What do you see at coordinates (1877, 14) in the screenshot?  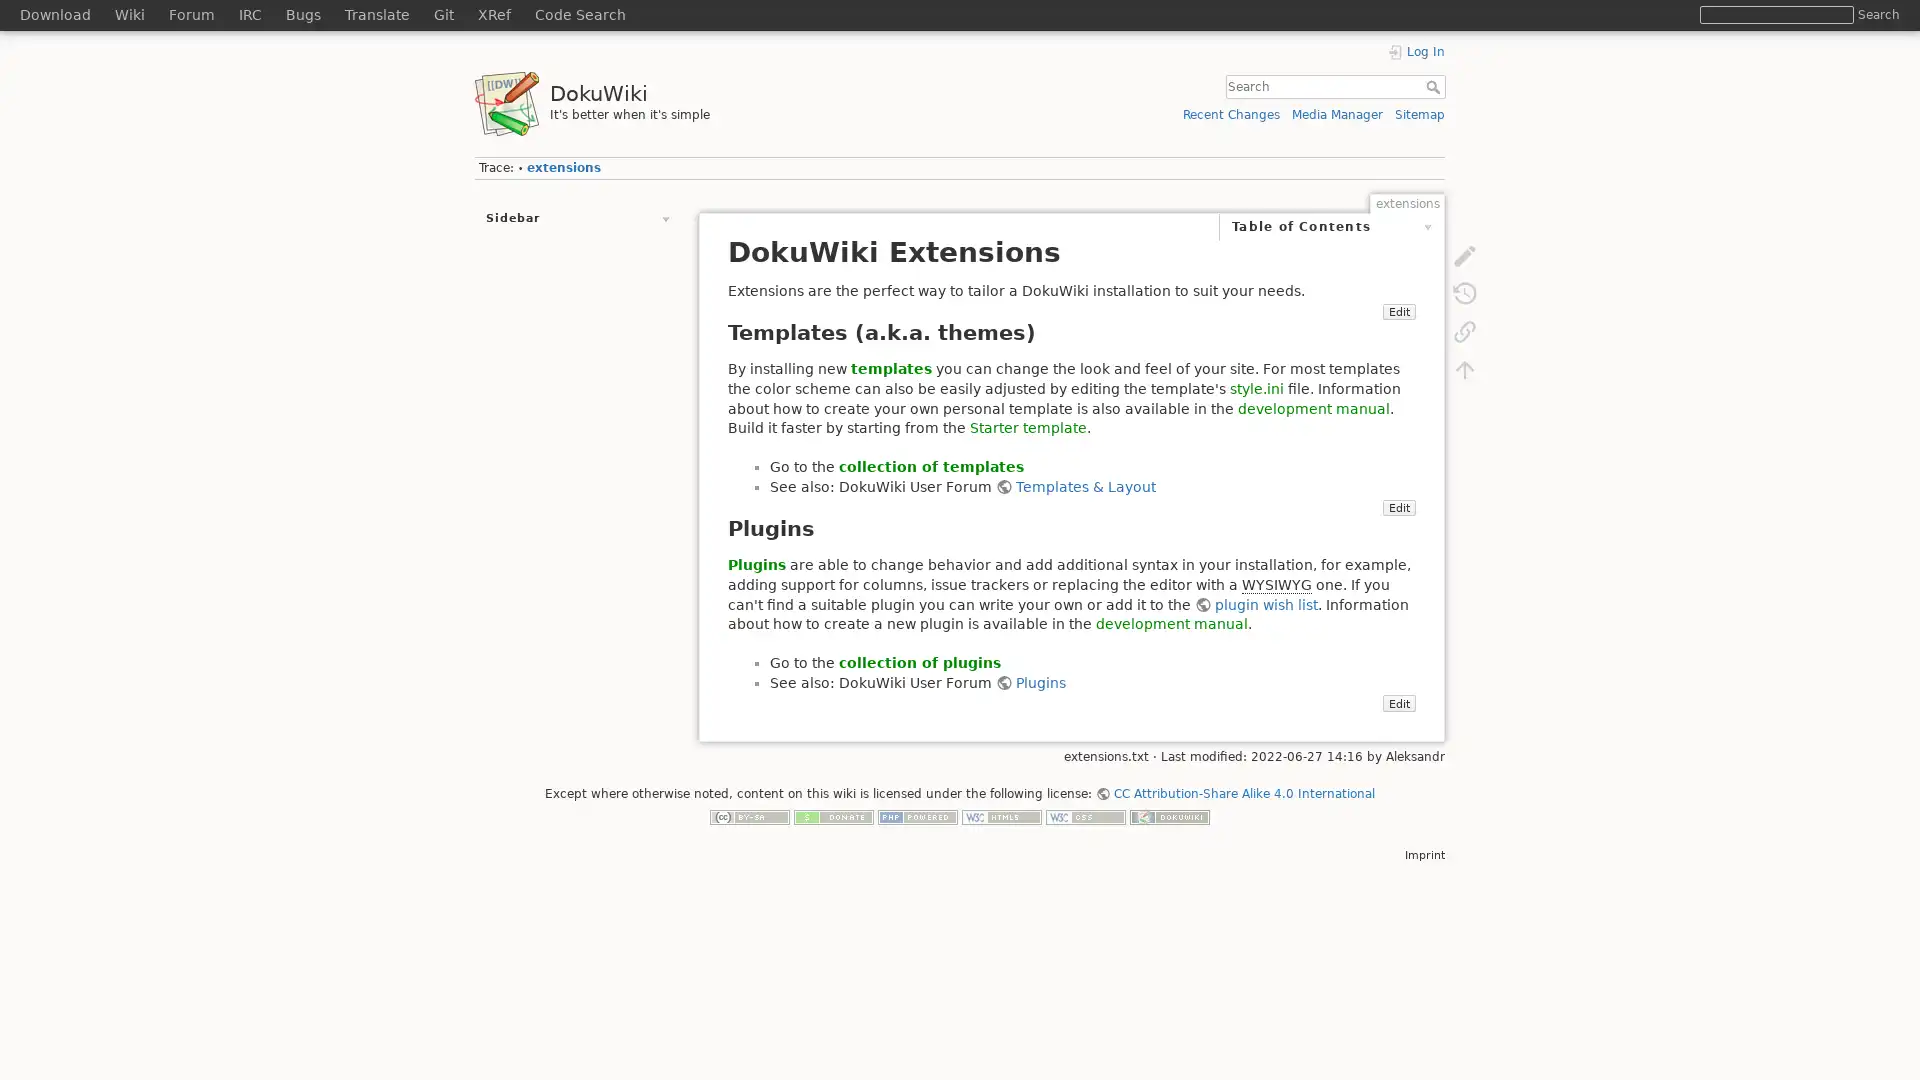 I see `Search` at bounding box center [1877, 14].